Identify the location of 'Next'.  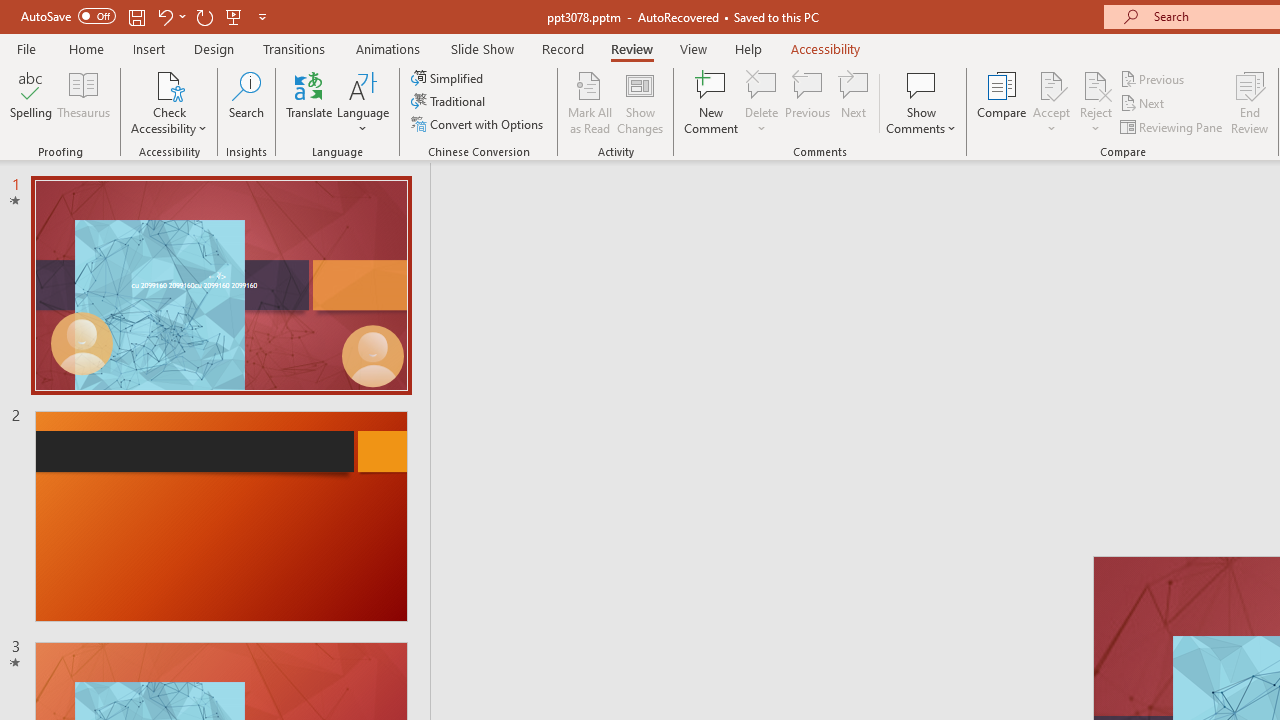
(1144, 103).